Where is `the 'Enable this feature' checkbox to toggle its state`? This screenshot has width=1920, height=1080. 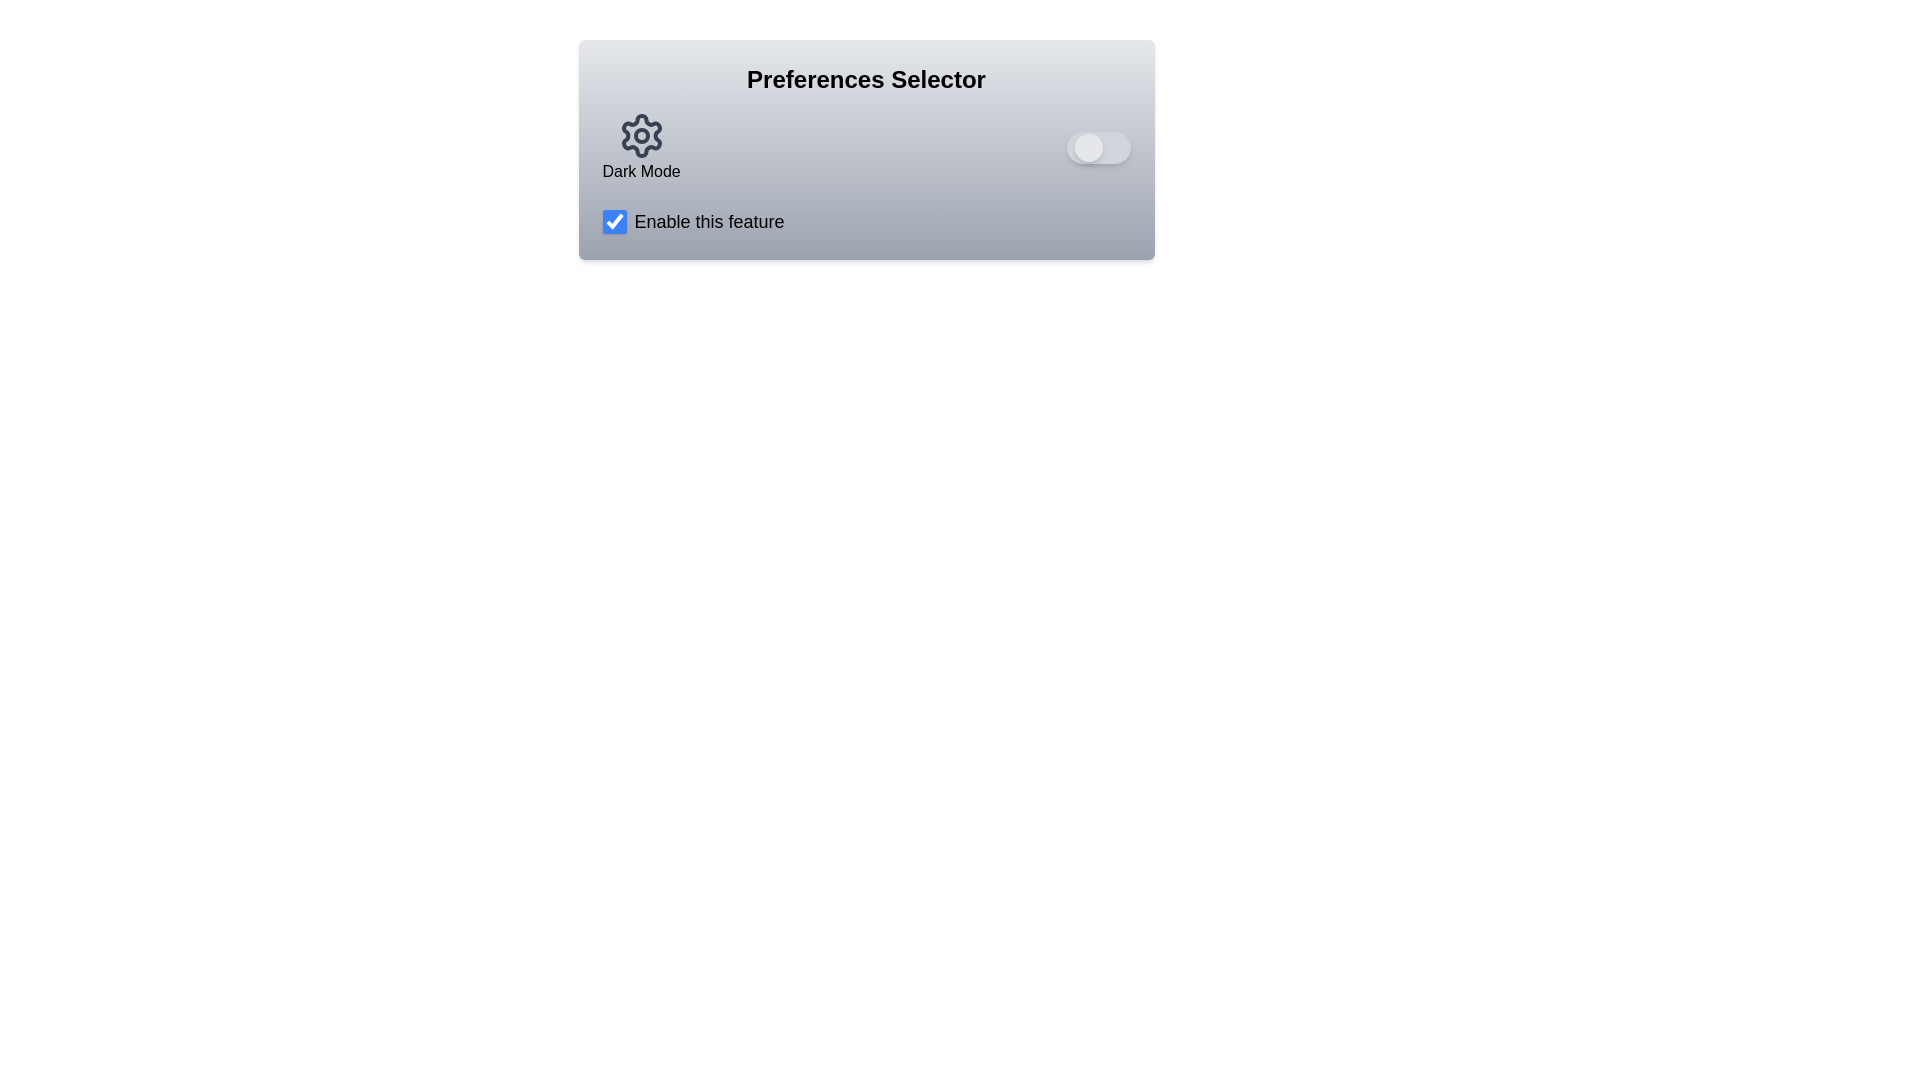 the 'Enable this feature' checkbox to toggle its state is located at coordinates (613, 222).